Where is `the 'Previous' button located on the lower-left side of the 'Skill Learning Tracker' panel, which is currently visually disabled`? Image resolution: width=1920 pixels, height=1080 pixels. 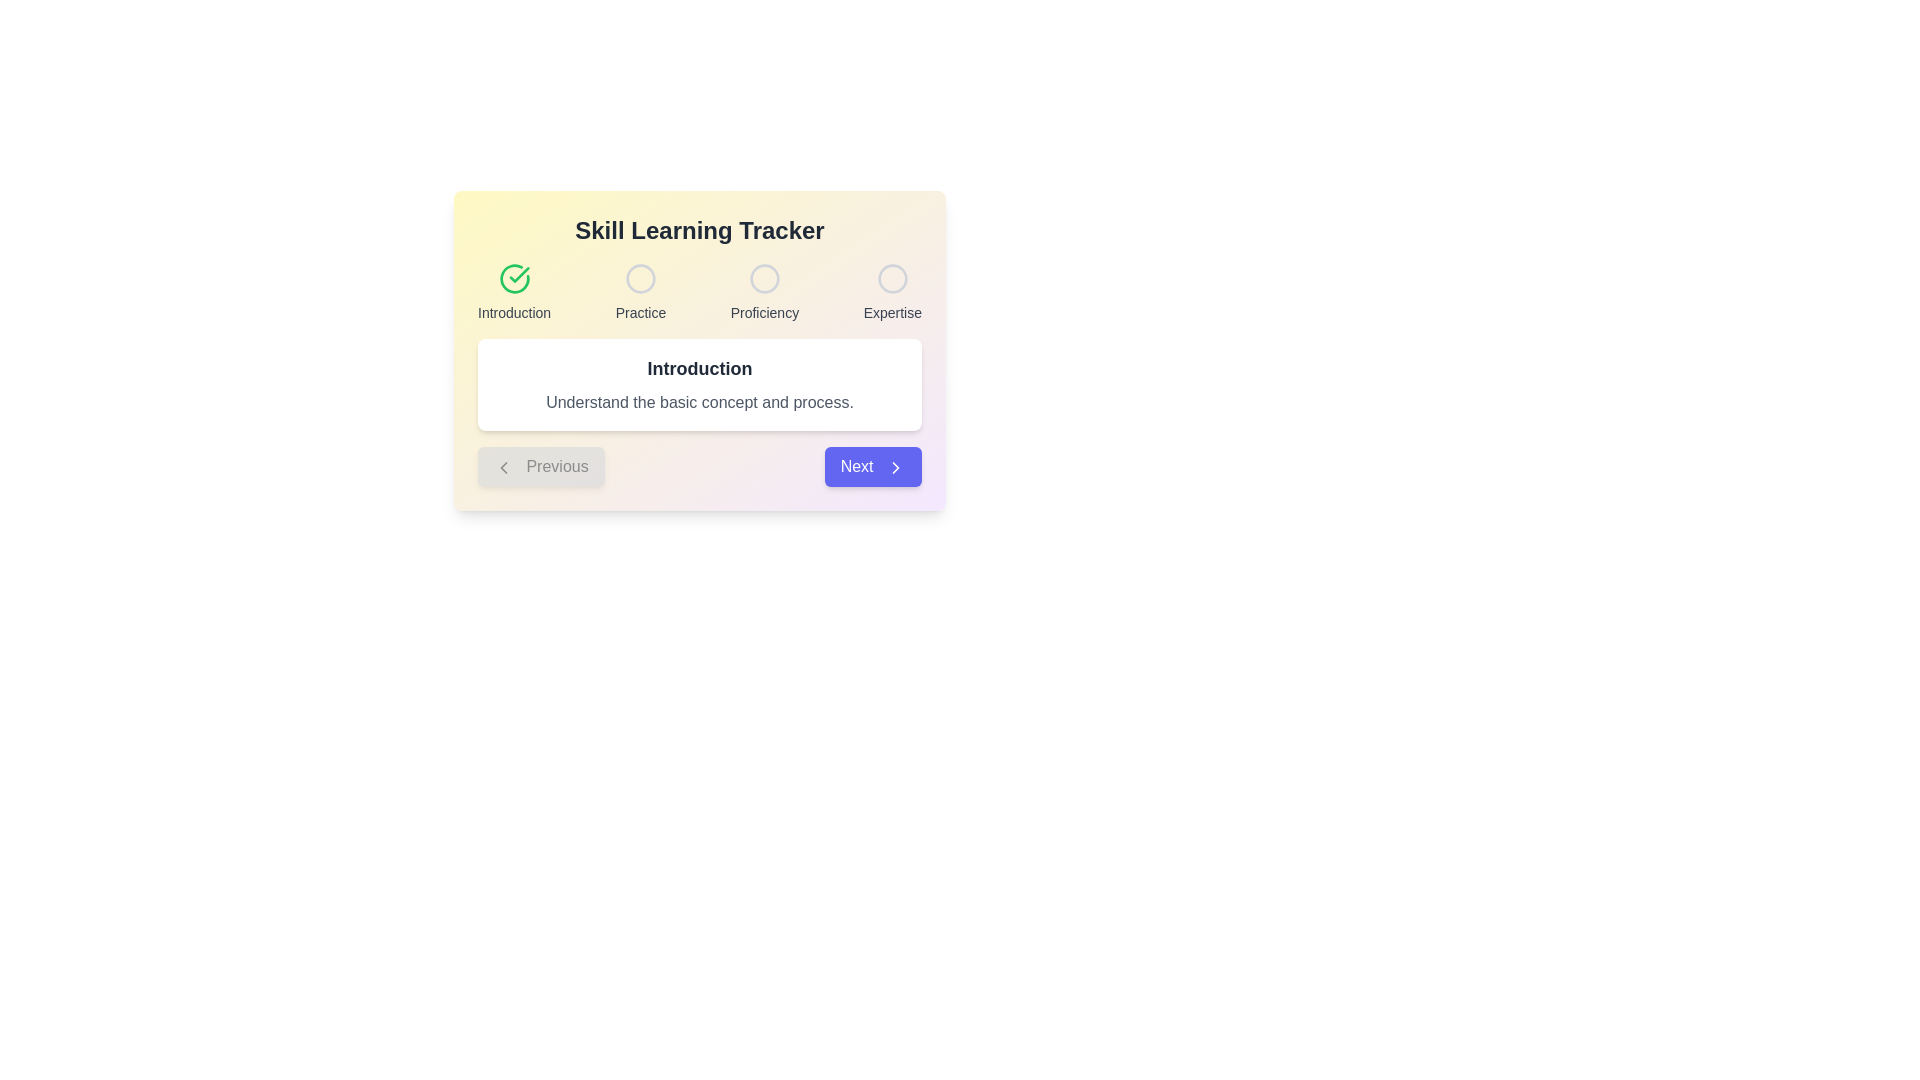
the 'Previous' button located on the lower-left side of the 'Skill Learning Tracker' panel, which is currently visually disabled is located at coordinates (541, 466).